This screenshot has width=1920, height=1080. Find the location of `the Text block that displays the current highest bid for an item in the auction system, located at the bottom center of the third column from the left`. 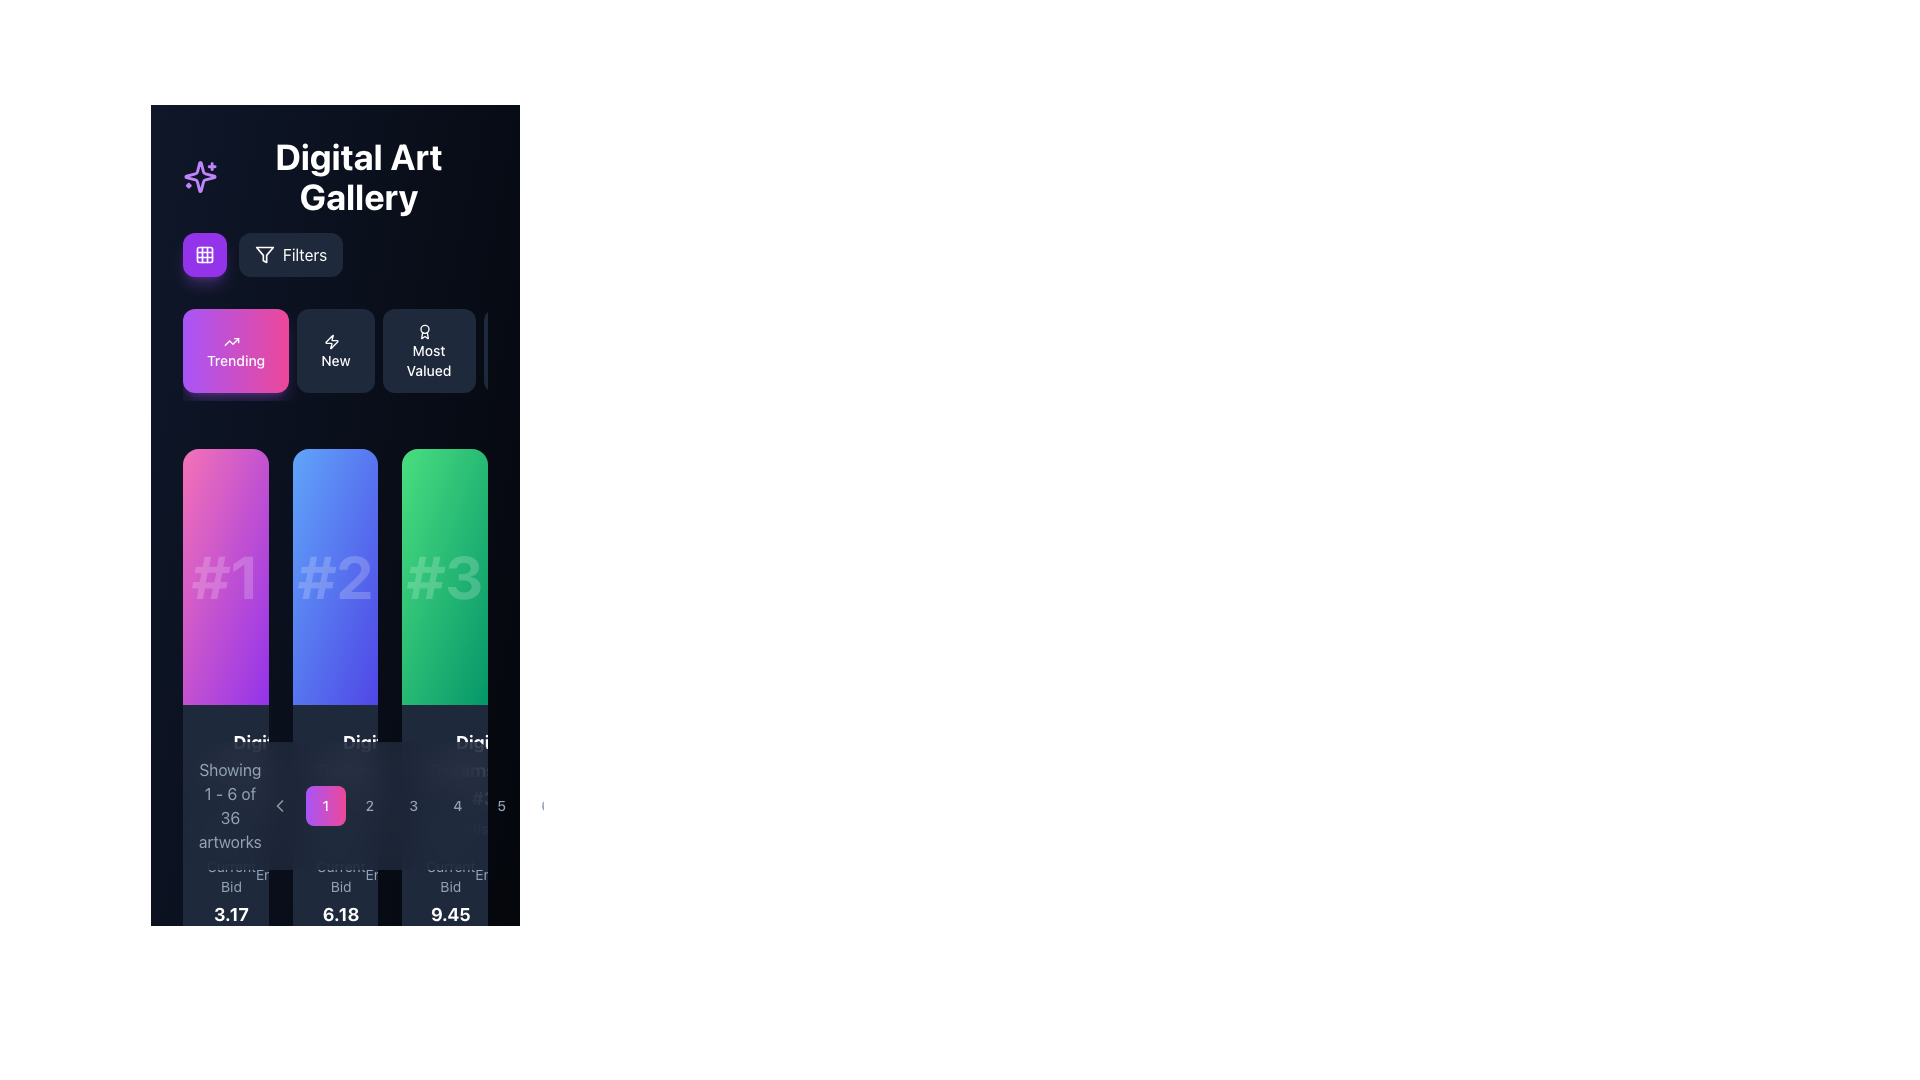

the Text block that displays the current highest bid for an item in the auction system, located at the bottom center of the third column from the left is located at coordinates (449, 906).